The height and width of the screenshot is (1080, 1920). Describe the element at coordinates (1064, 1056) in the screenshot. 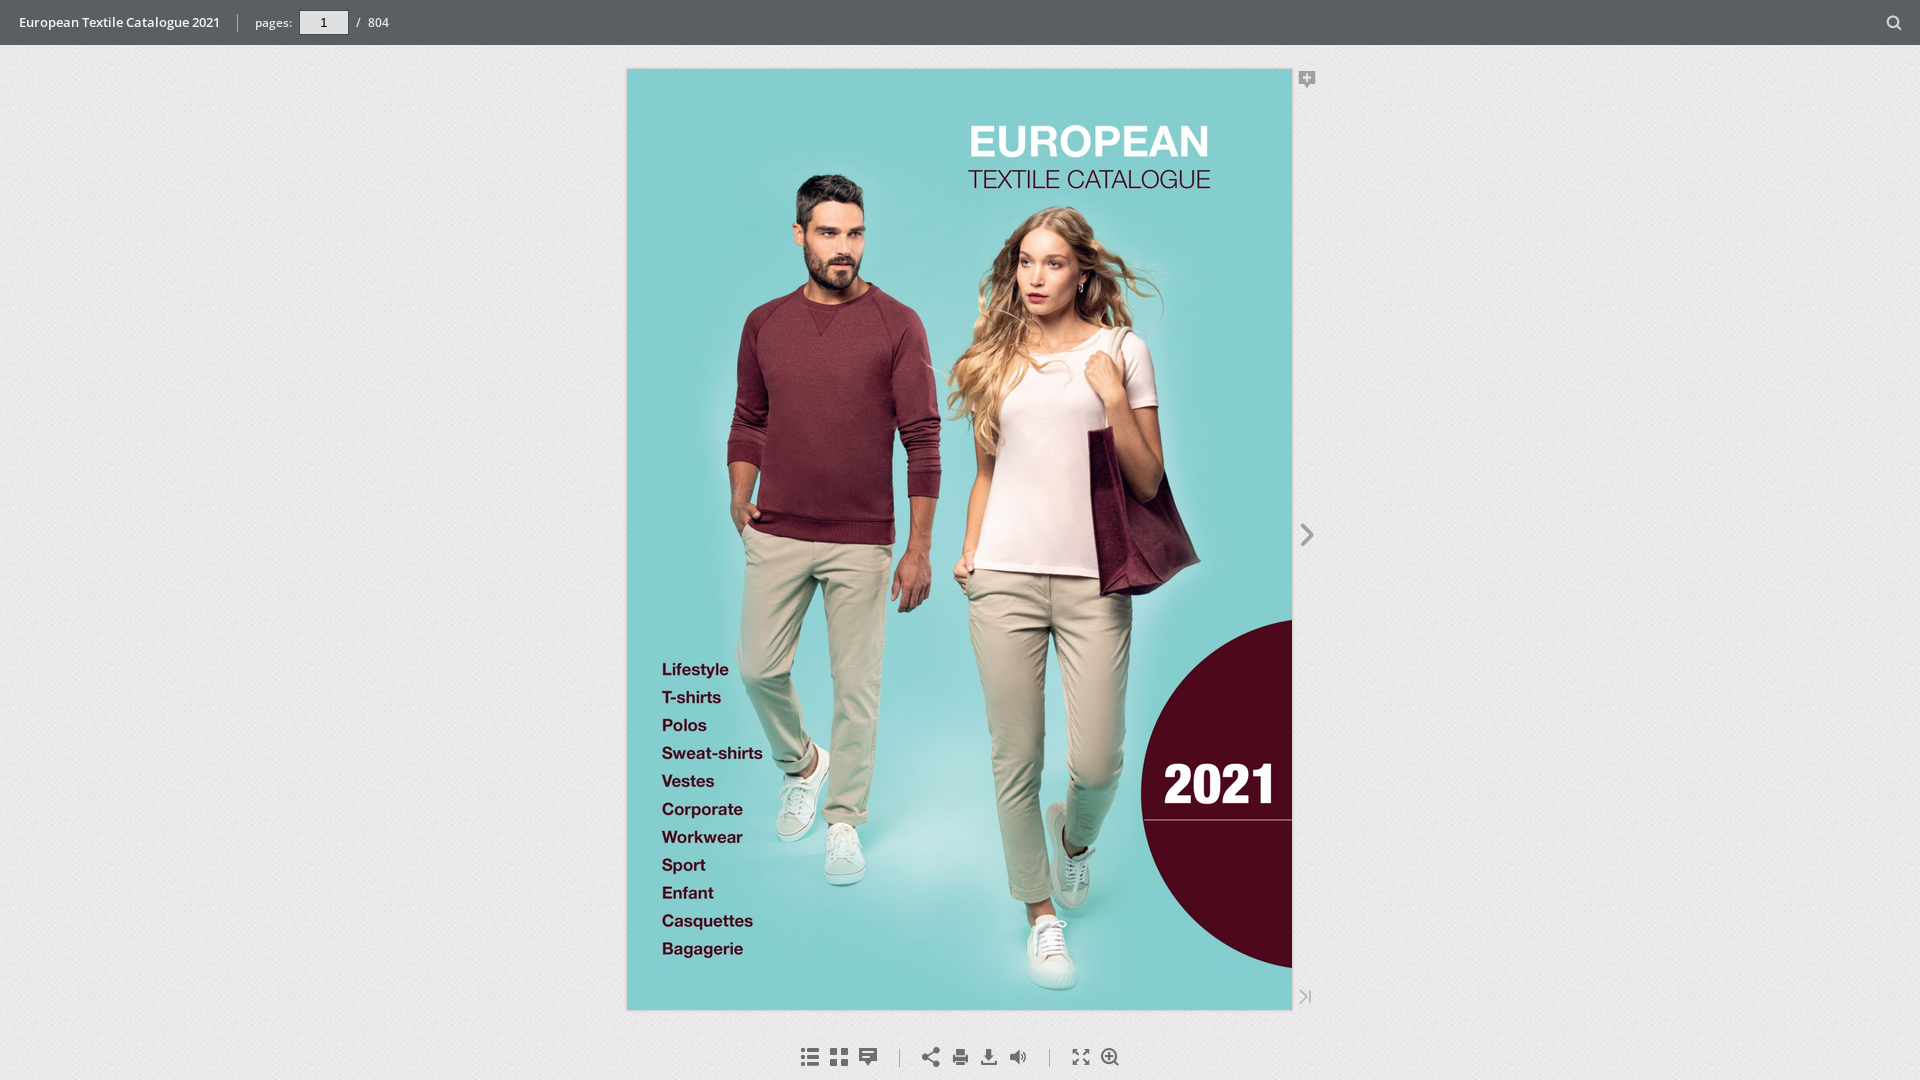

I see `'Fullscreen'` at that location.